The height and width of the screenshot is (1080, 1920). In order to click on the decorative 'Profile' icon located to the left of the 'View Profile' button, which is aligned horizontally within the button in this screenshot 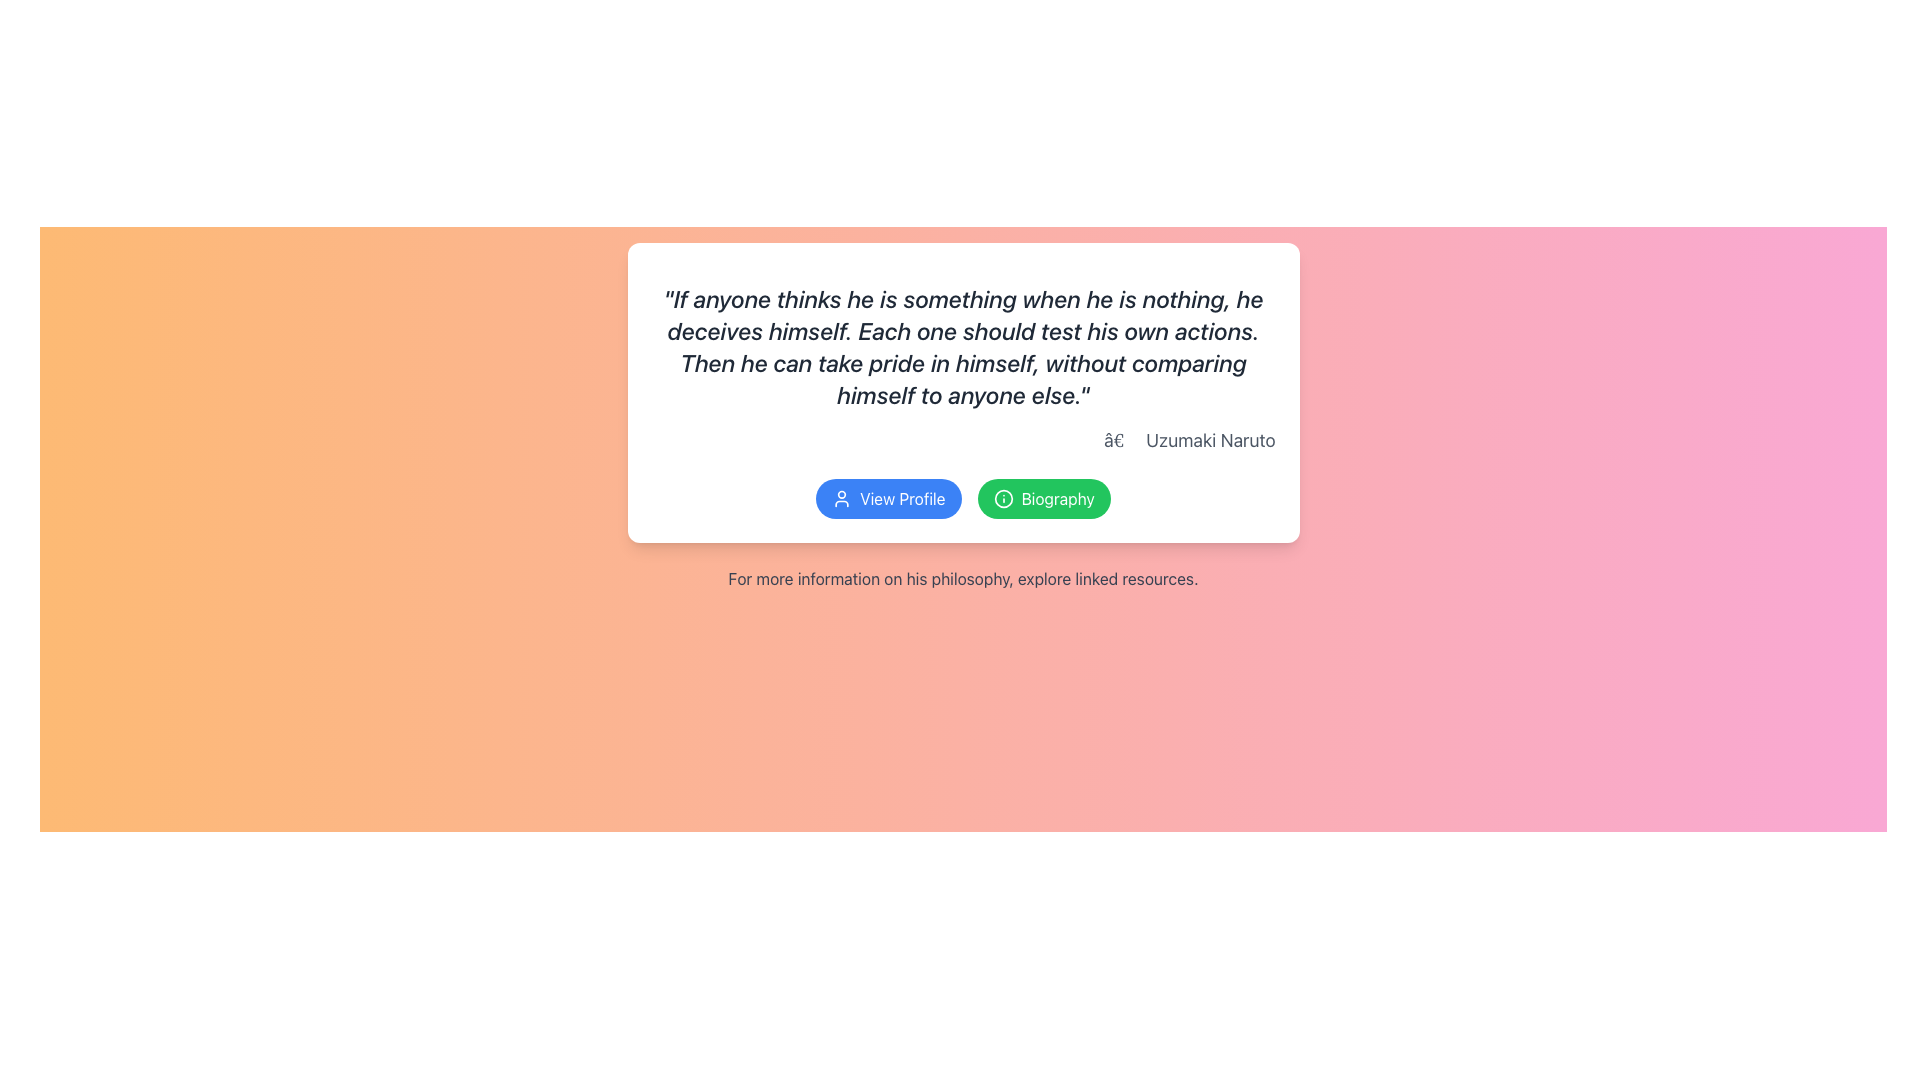, I will do `click(842, 497)`.